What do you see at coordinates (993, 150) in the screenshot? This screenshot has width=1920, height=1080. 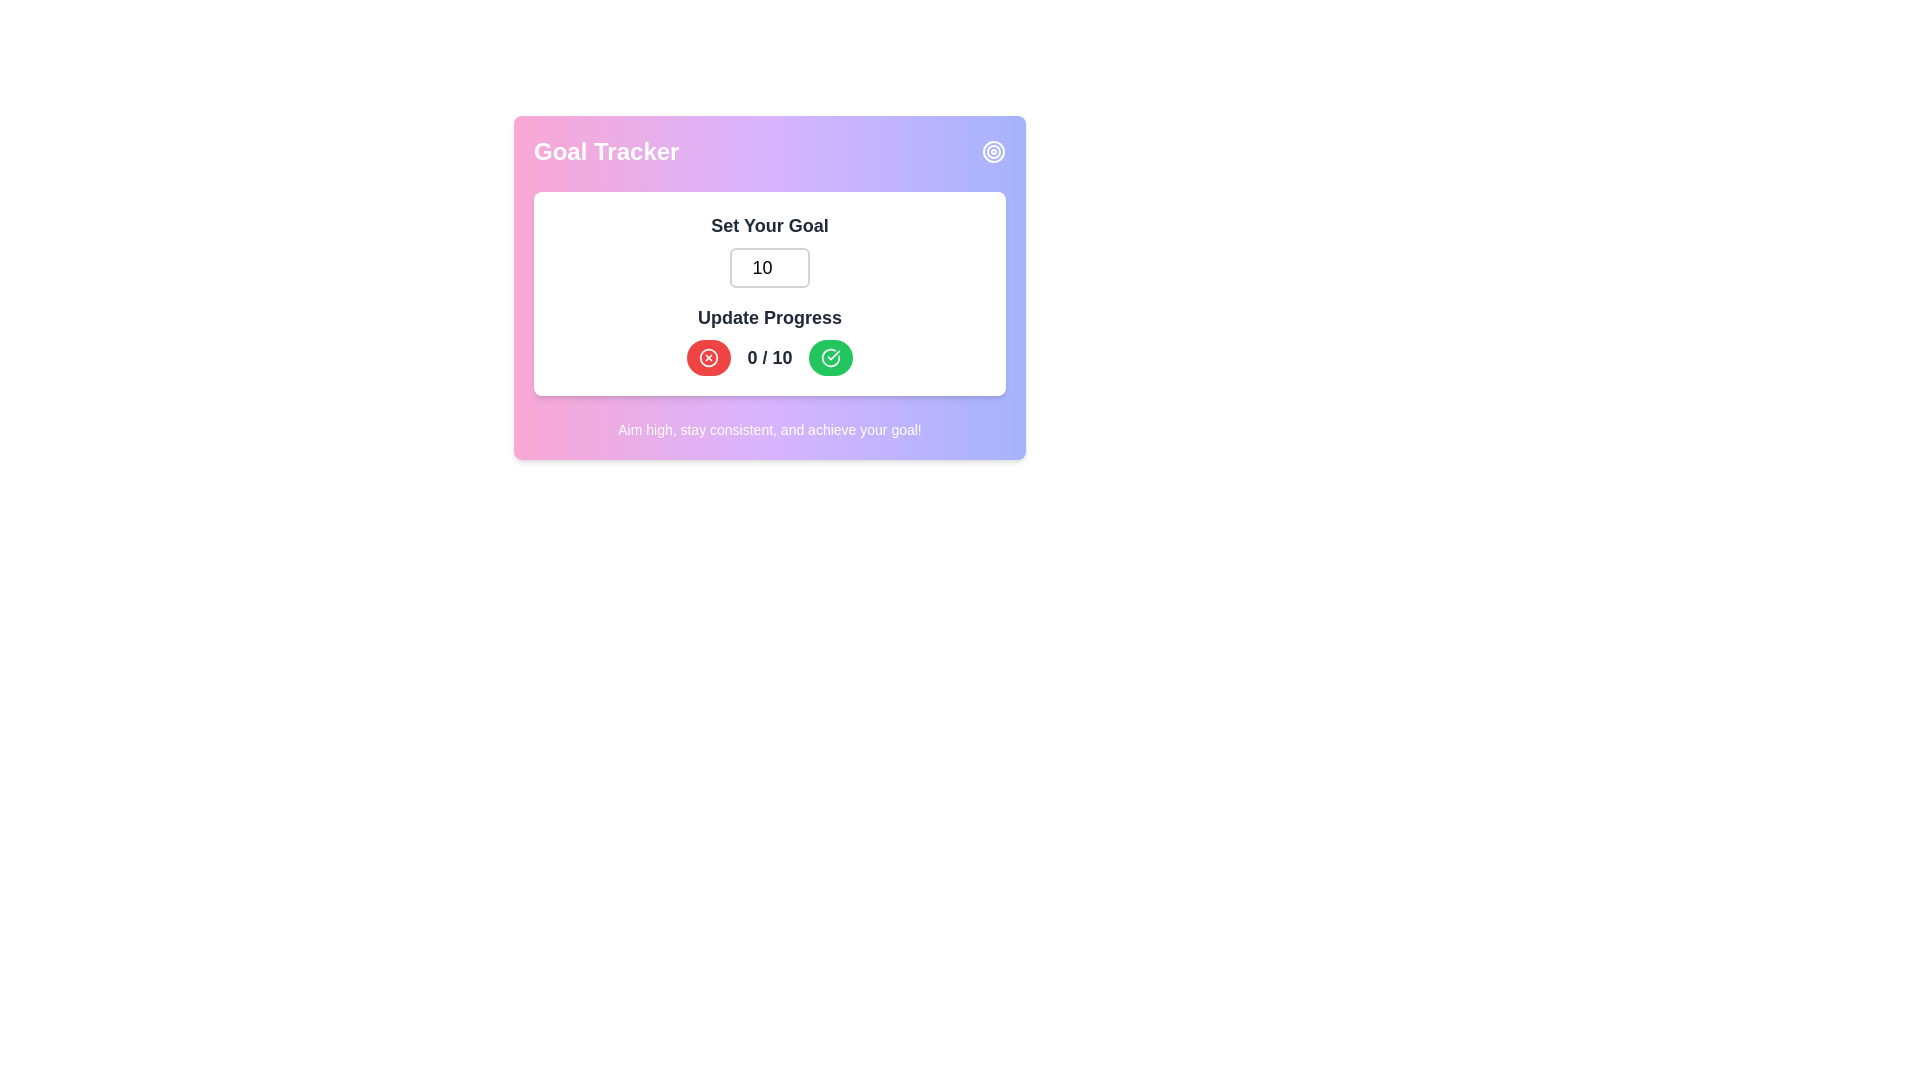 I see `SVG Circle element that is part of a concentric circle structure, located near the top-right corner of the 'Goal Tracker' panel` at bounding box center [993, 150].